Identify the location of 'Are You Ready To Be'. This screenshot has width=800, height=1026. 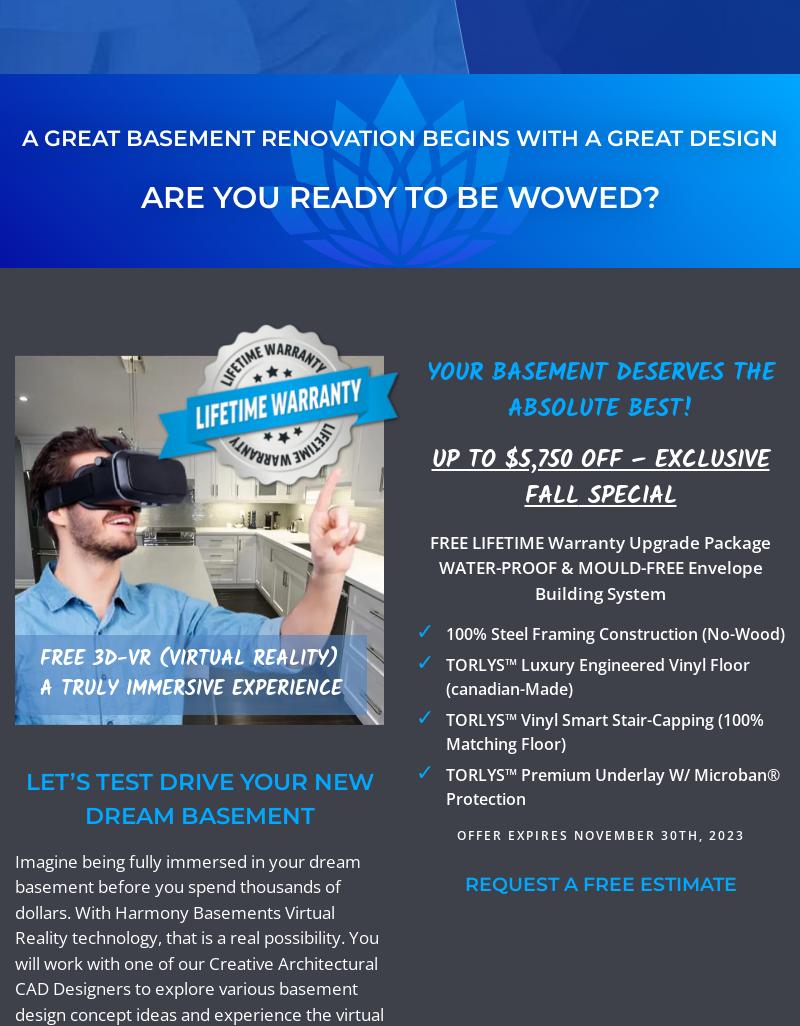
(321, 195).